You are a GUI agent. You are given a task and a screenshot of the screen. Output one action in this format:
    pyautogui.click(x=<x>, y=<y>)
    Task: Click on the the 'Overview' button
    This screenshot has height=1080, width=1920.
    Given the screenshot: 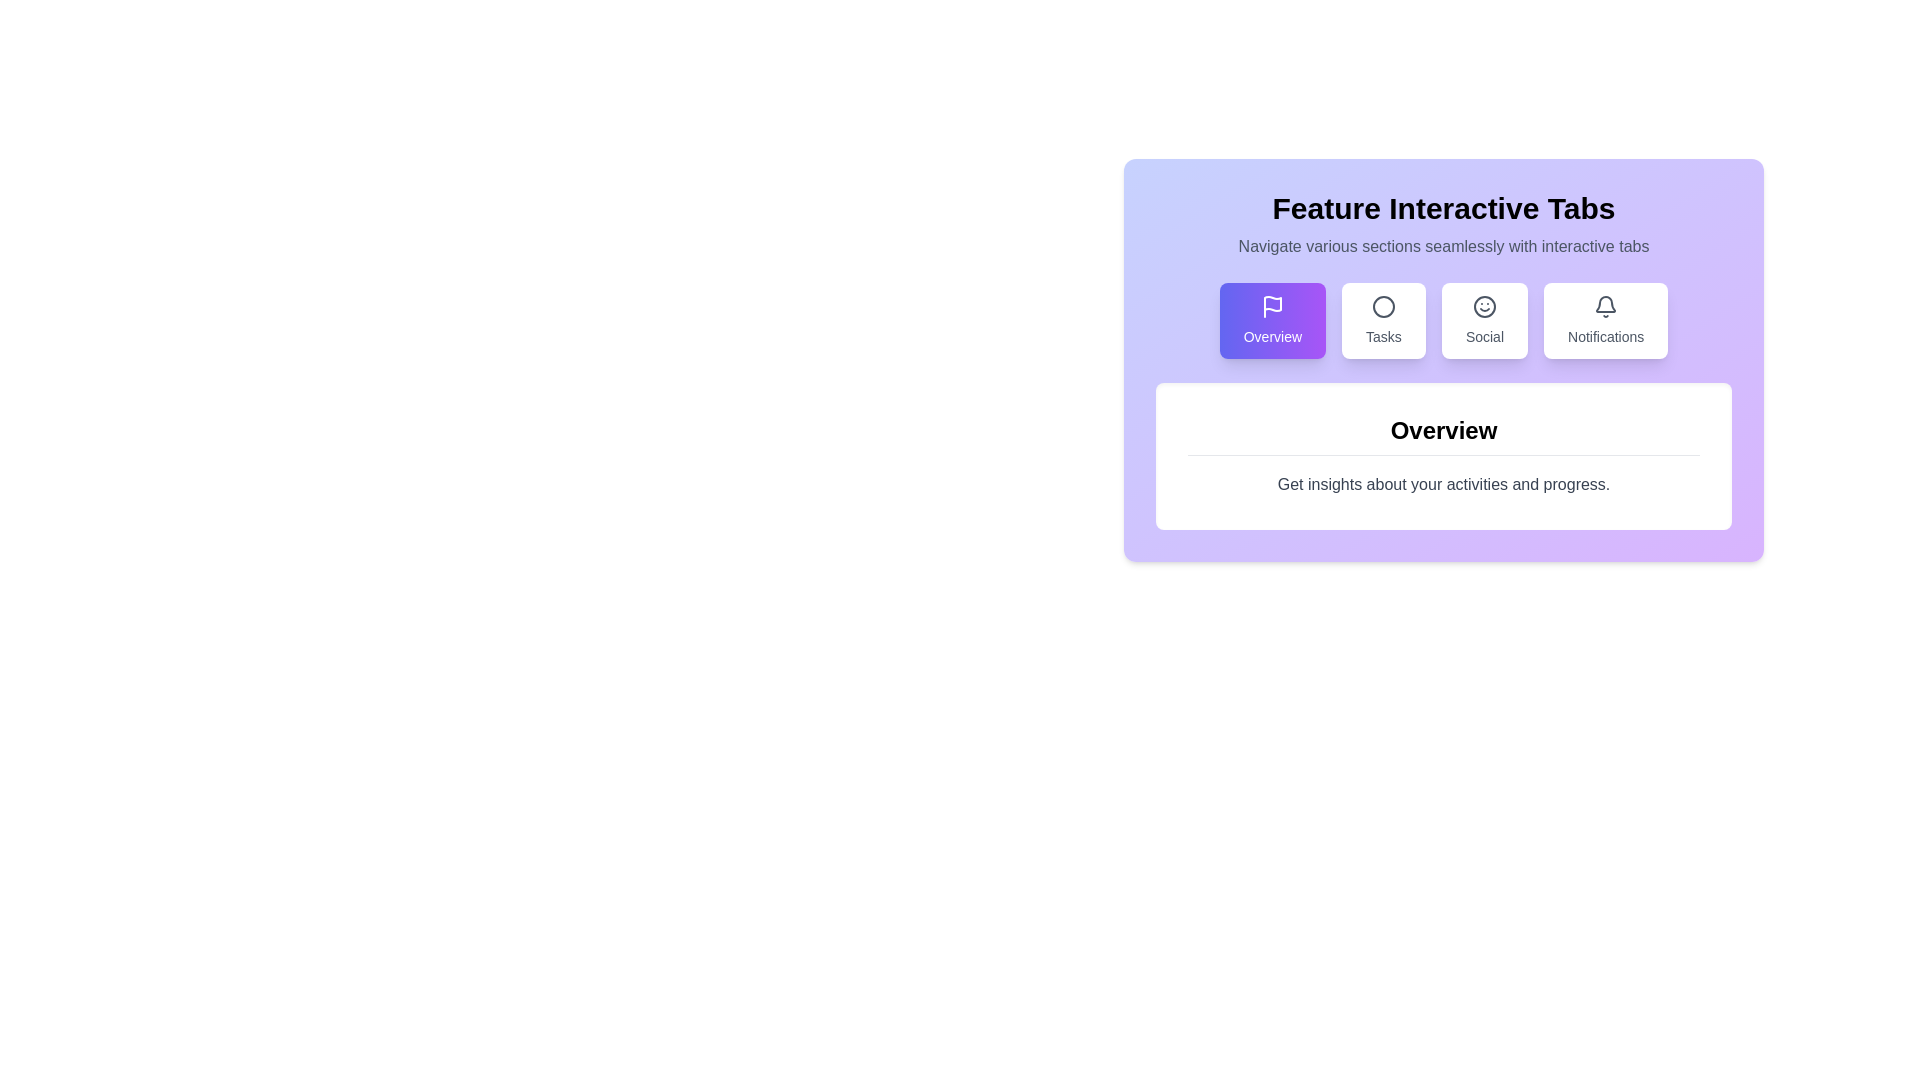 What is the action you would take?
    pyautogui.click(x=1271, y=319)
    